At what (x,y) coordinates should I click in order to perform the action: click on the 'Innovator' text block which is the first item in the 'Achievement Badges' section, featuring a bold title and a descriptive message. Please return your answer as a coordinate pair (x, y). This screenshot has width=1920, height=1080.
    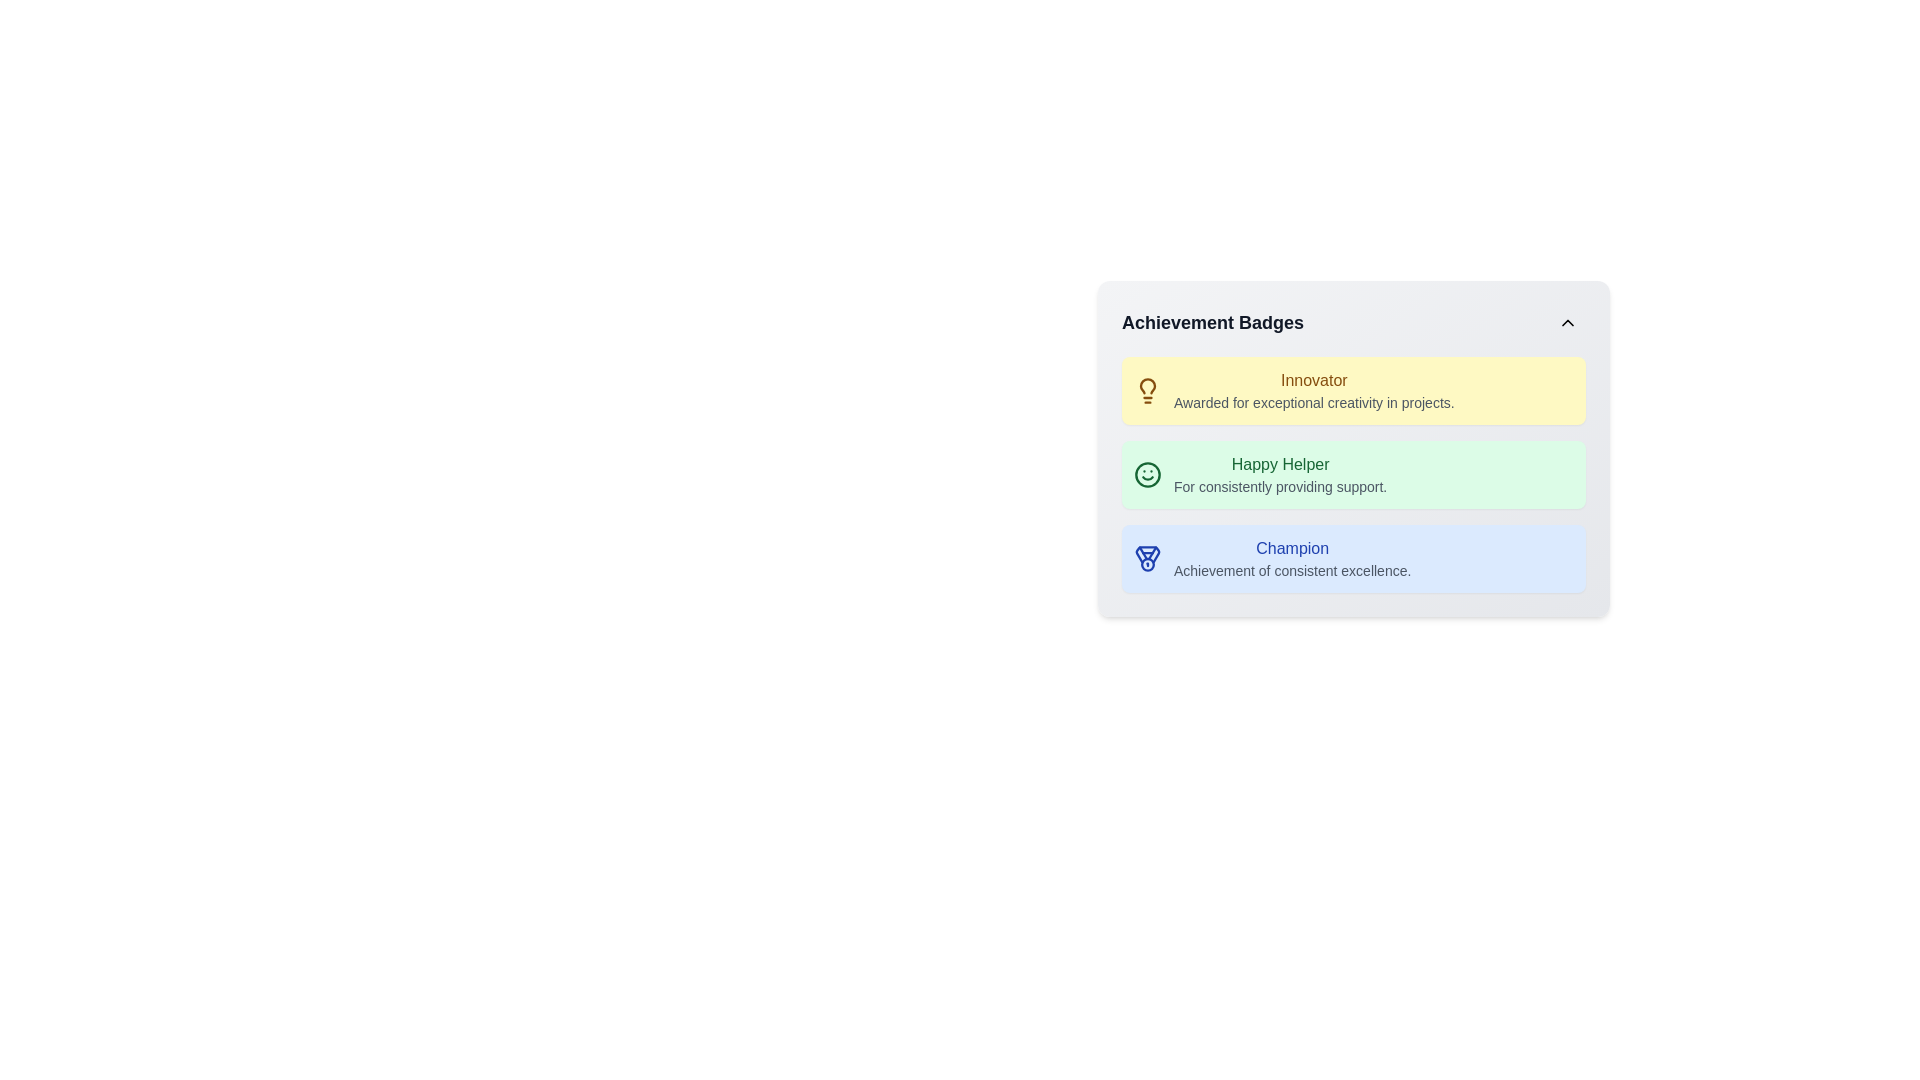
    Looking at the image, I should click on (1314, 390).